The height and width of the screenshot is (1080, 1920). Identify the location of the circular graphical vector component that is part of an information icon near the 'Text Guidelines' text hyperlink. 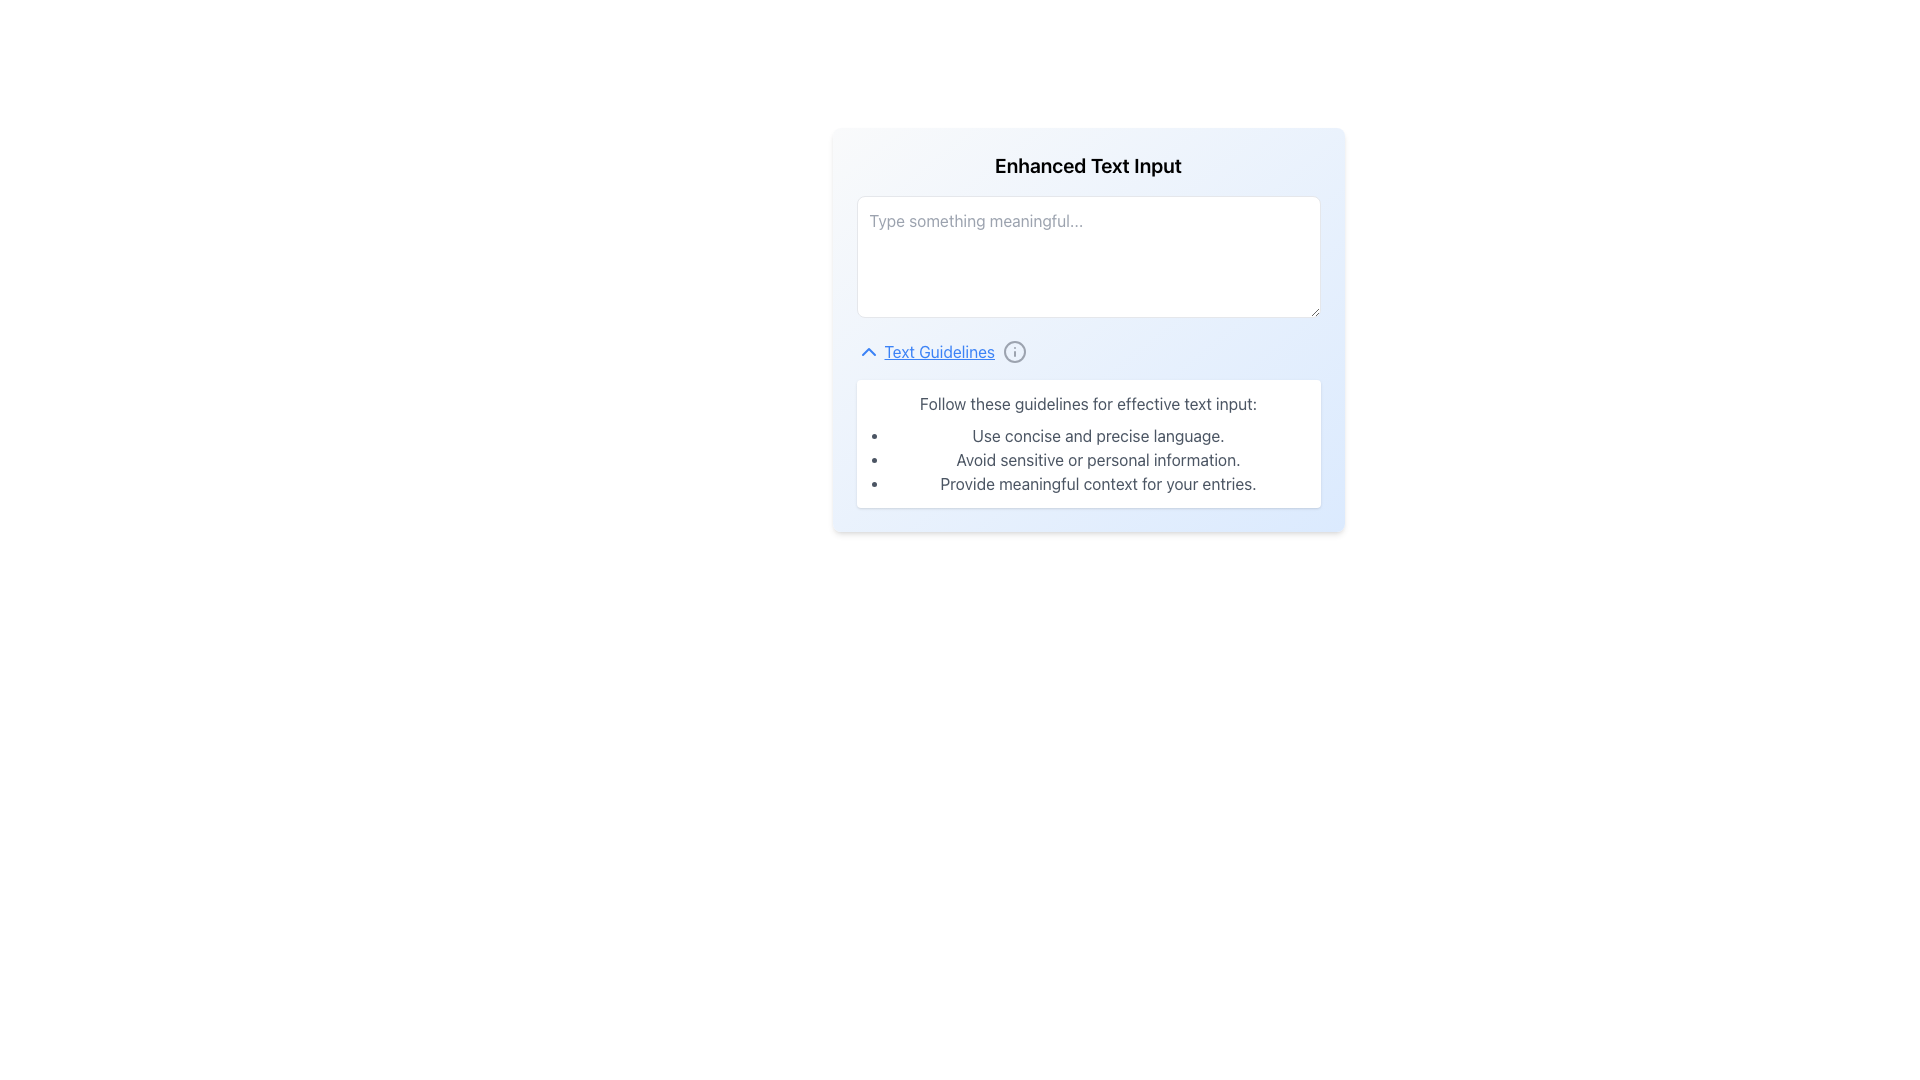
(1014, 350).